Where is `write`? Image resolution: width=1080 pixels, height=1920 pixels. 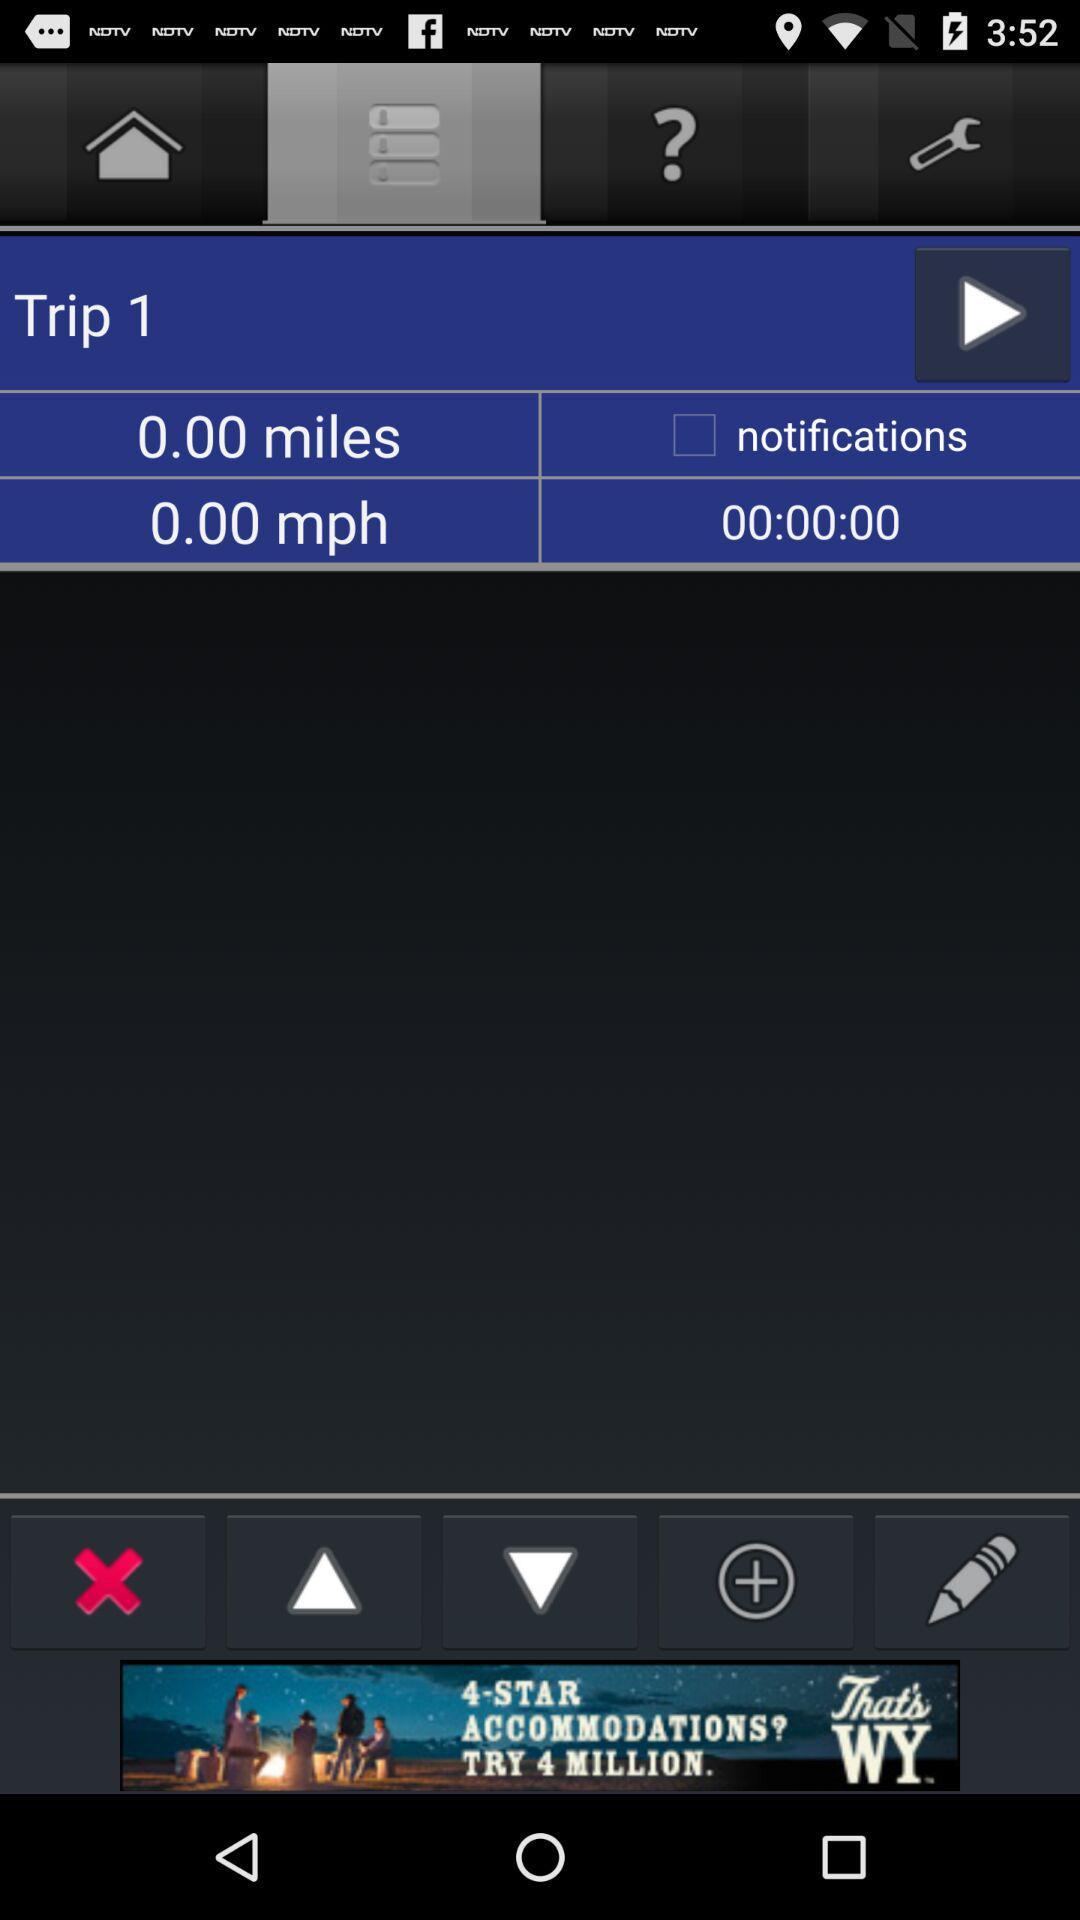
write is located at coordinates (971, 1579).